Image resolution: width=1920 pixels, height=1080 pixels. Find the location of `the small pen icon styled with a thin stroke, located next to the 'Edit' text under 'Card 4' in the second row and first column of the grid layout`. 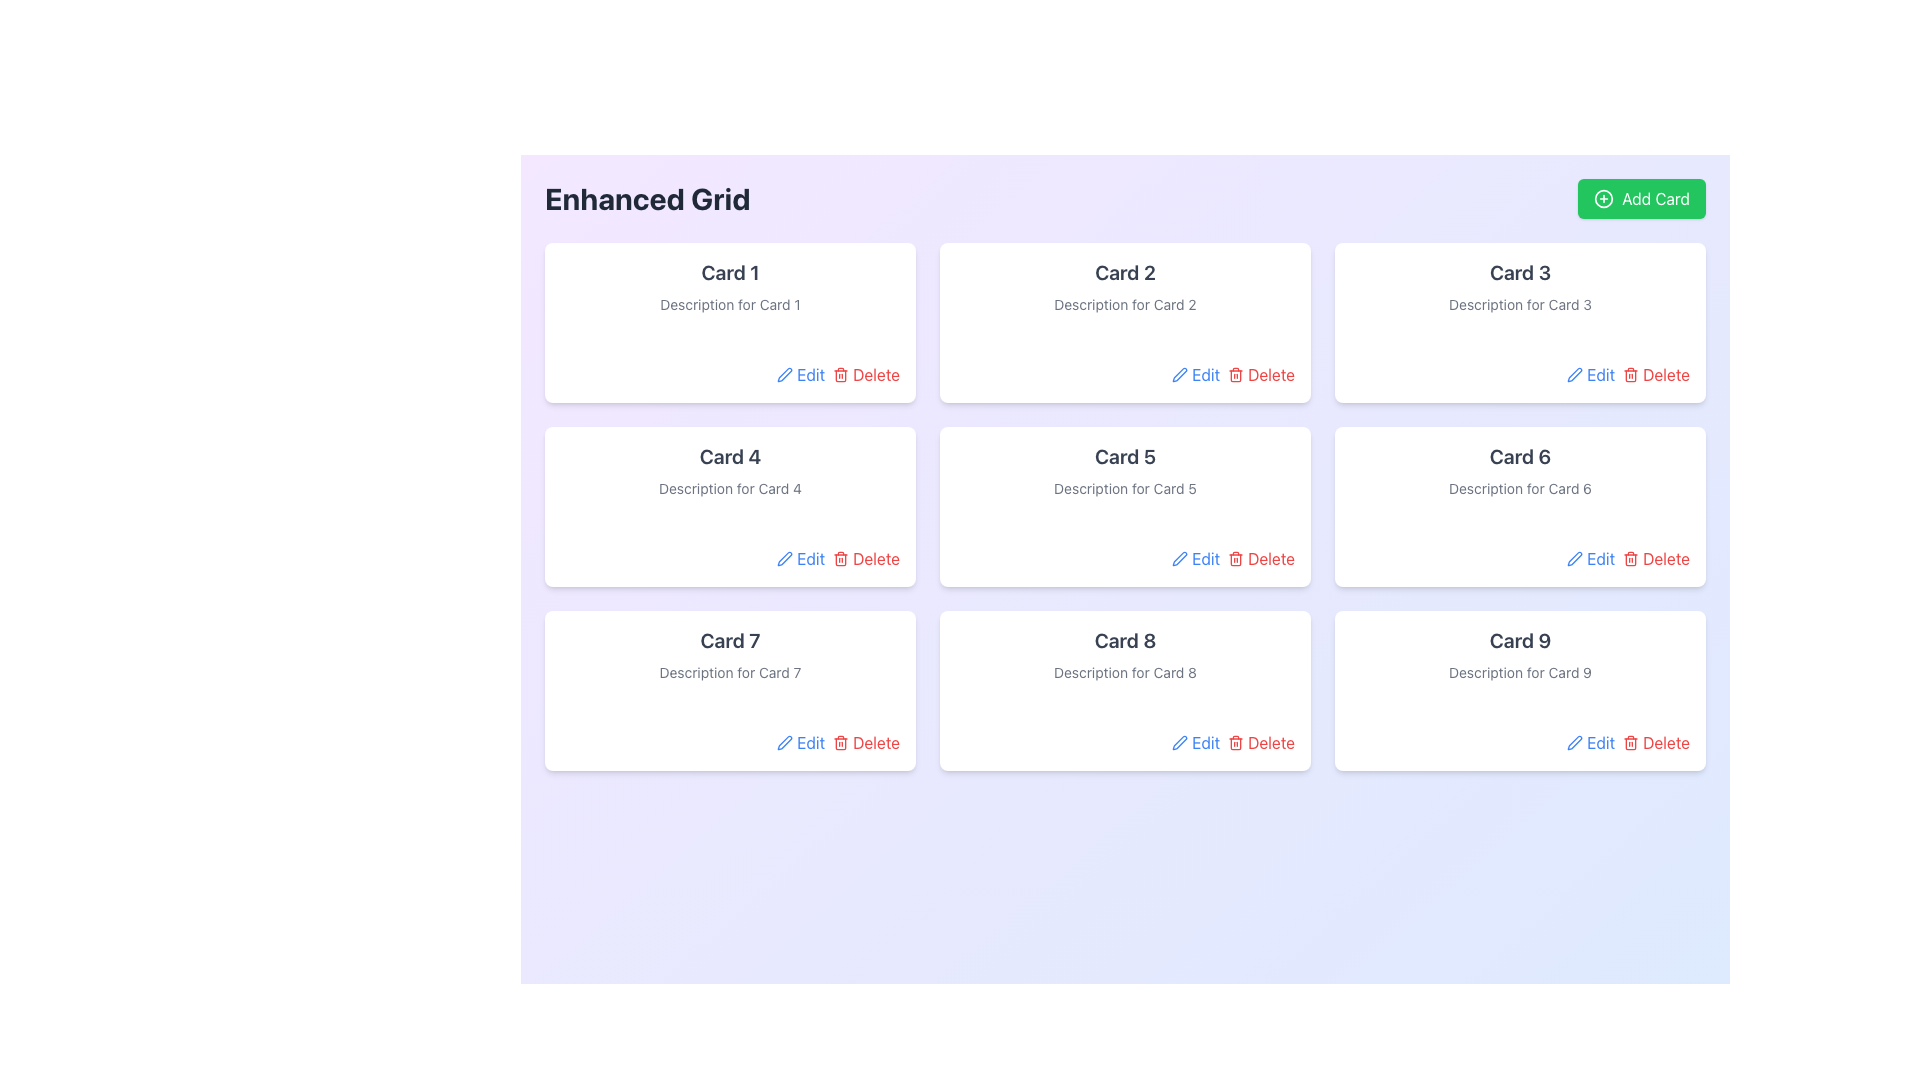

the small pen icon styled with a thin stroke, located next to the 'Edit' text under 'Card 4' in the second row and first column of the grid layout is located at coordinates (784, 559).